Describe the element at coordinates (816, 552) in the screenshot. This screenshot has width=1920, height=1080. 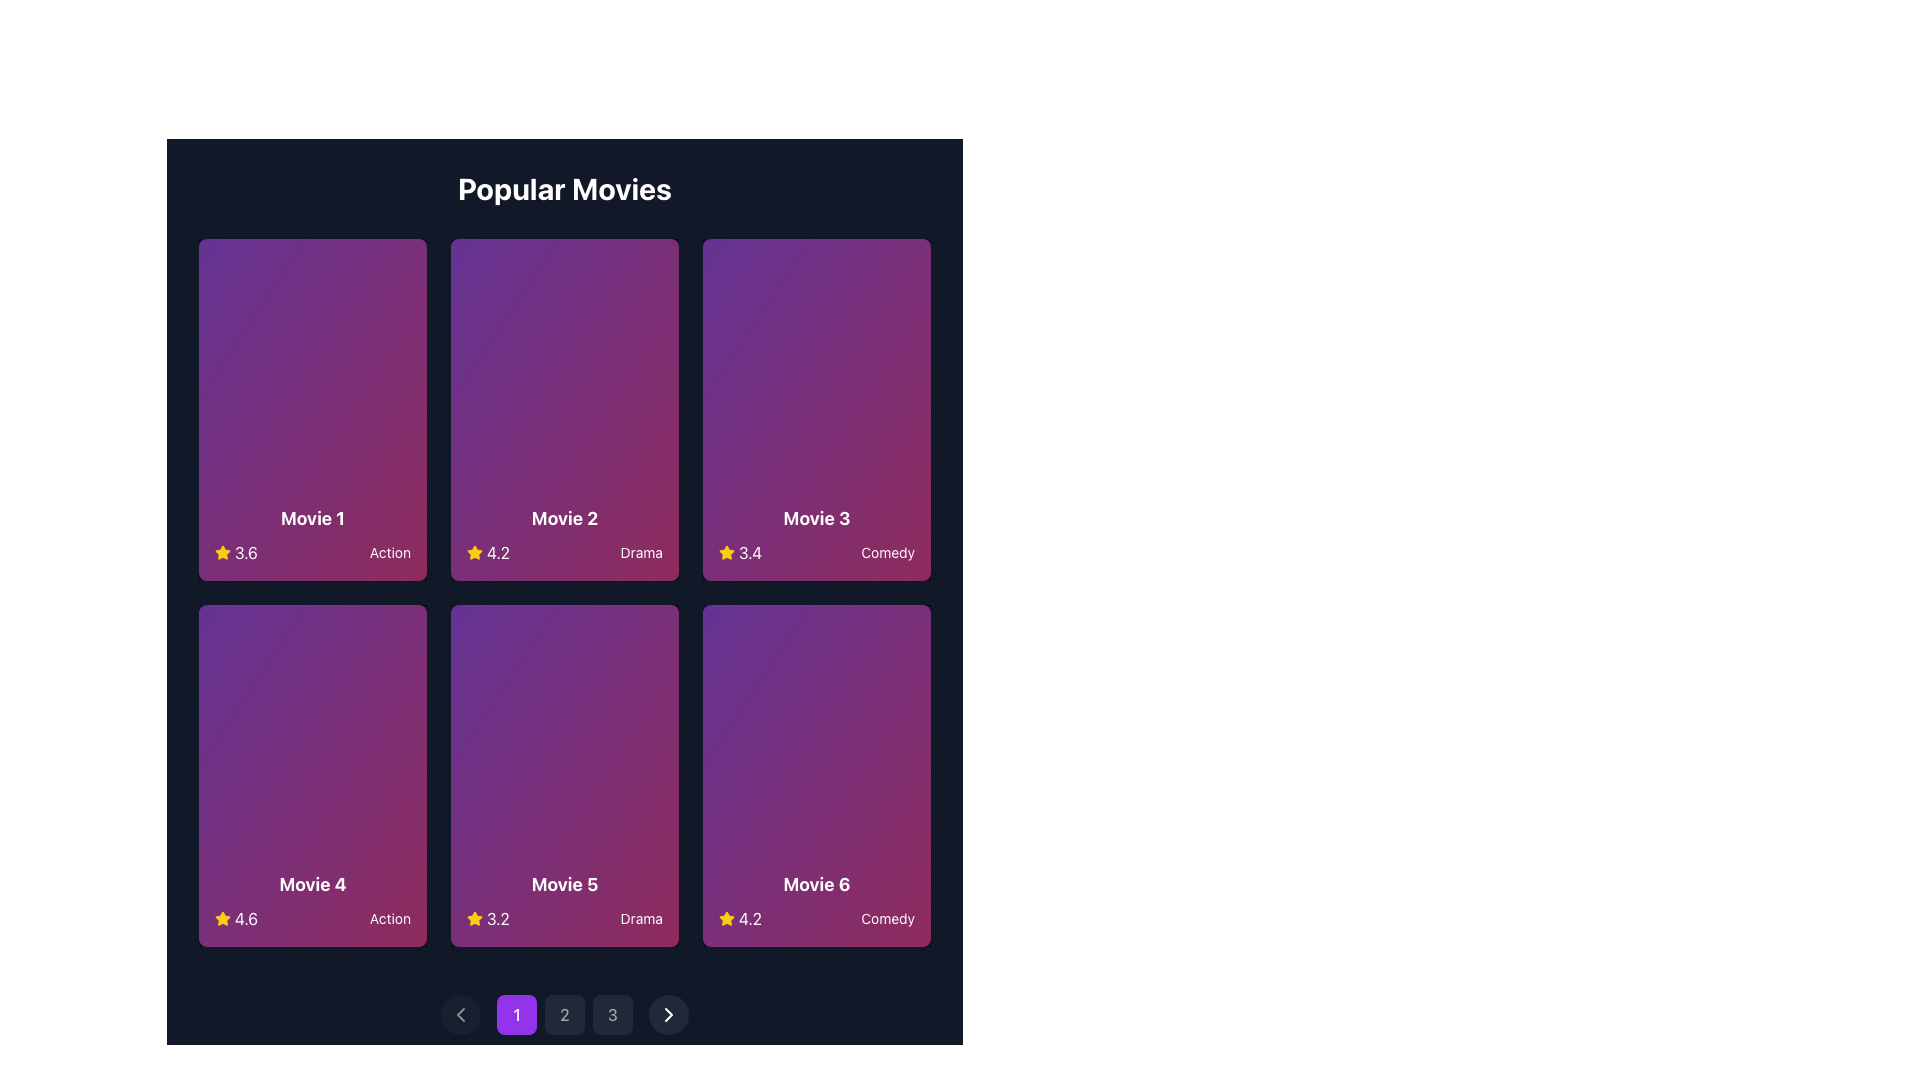
I see `rating score (3.4) and genre (Comedy) information displayed in the informational display bar located in the 'Movie 3' card, positioned just below the title` at that location.